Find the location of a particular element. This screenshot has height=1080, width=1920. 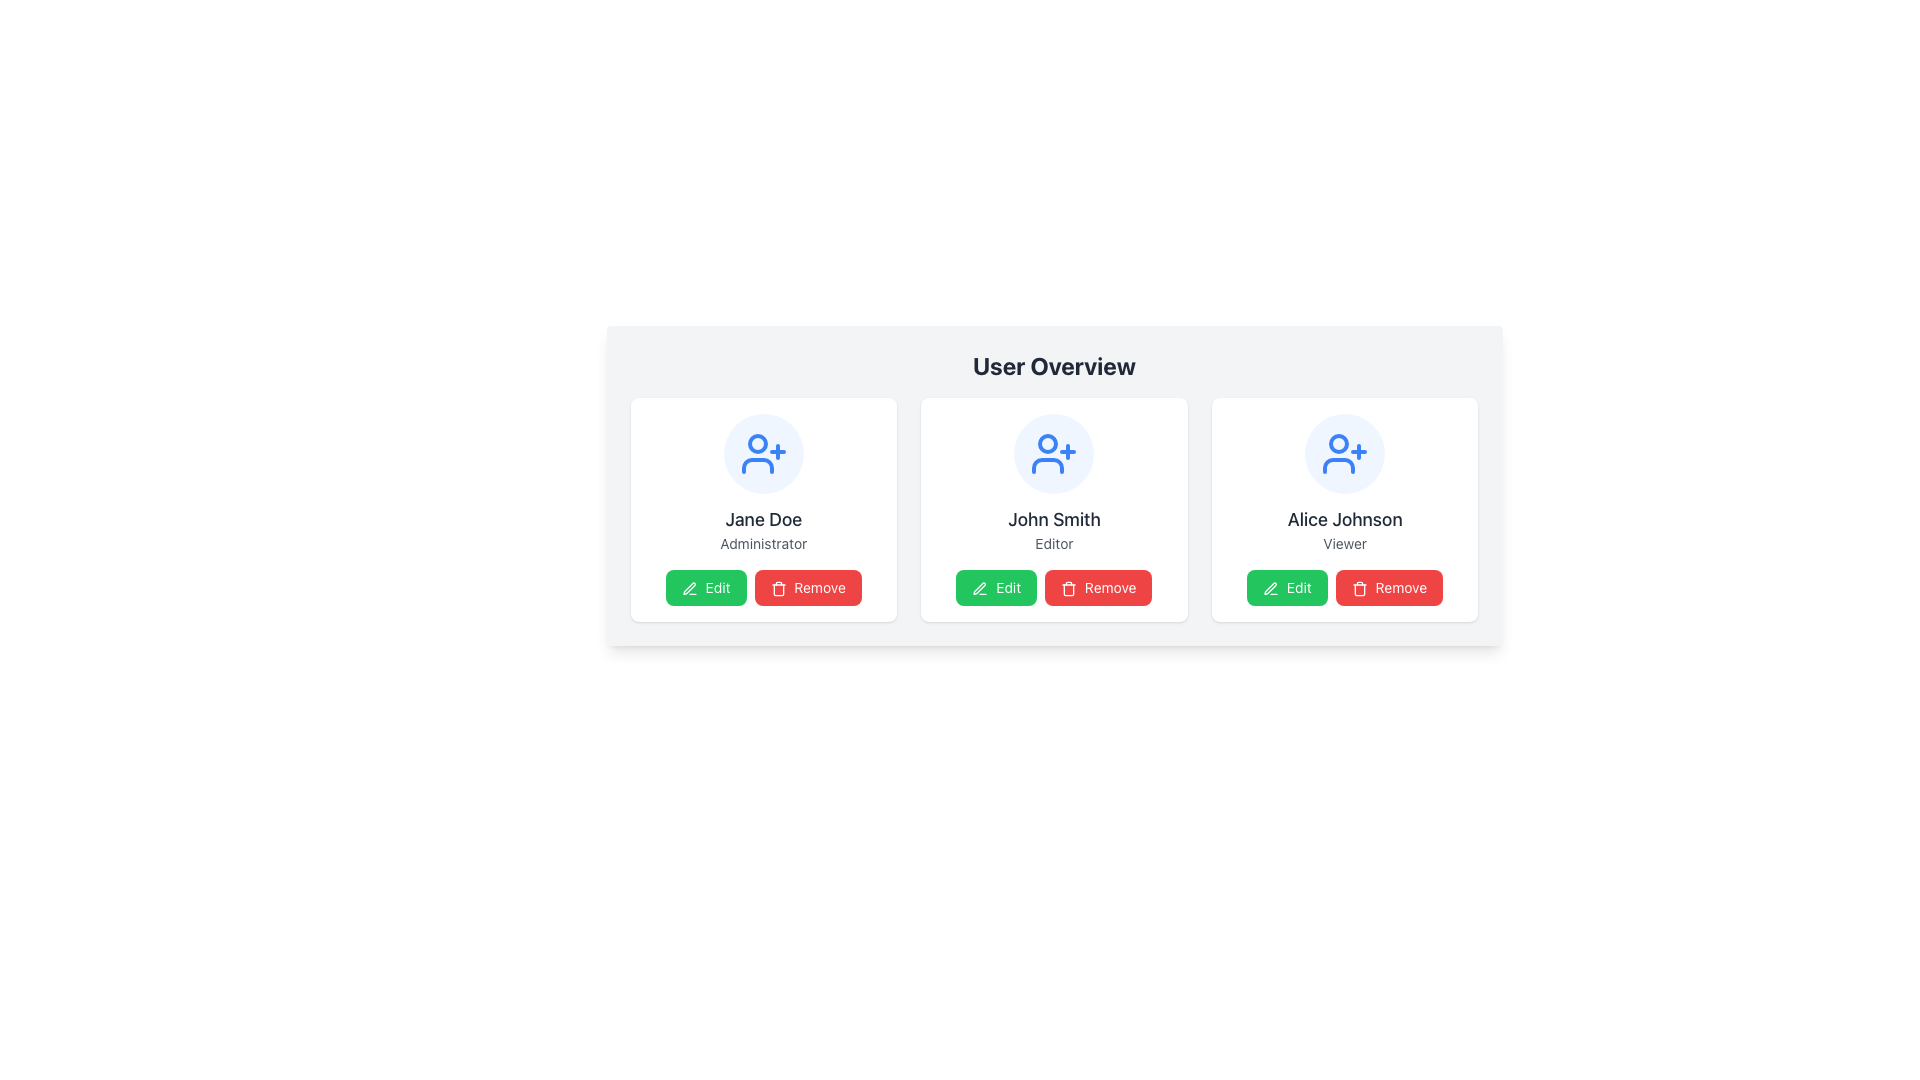

the 'Remove' button with a trash can icon located at the bottom-right quadrant of the middle card labeled 'John Smith', adjacent to the 'Edit' button is located at coordinates (1097, 586).